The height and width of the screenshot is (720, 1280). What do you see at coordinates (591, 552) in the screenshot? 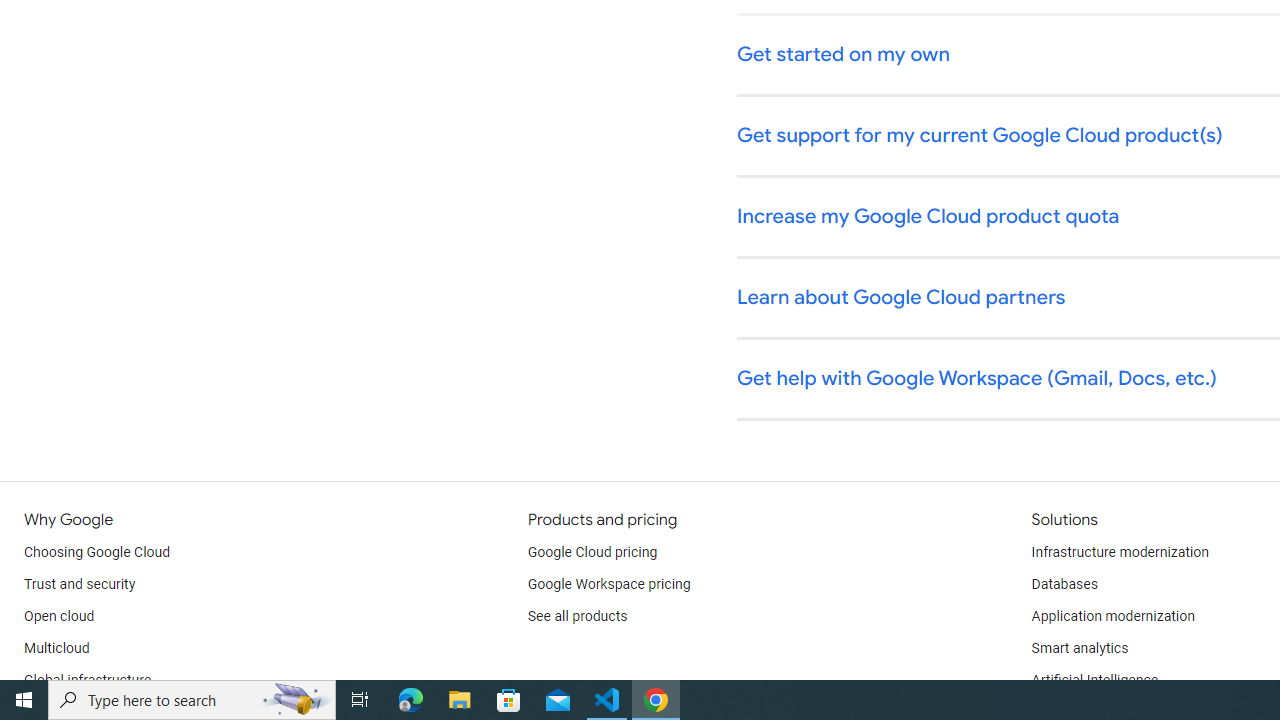
I see `'Google Cloud pricing'` at bounding box center [591, 552].